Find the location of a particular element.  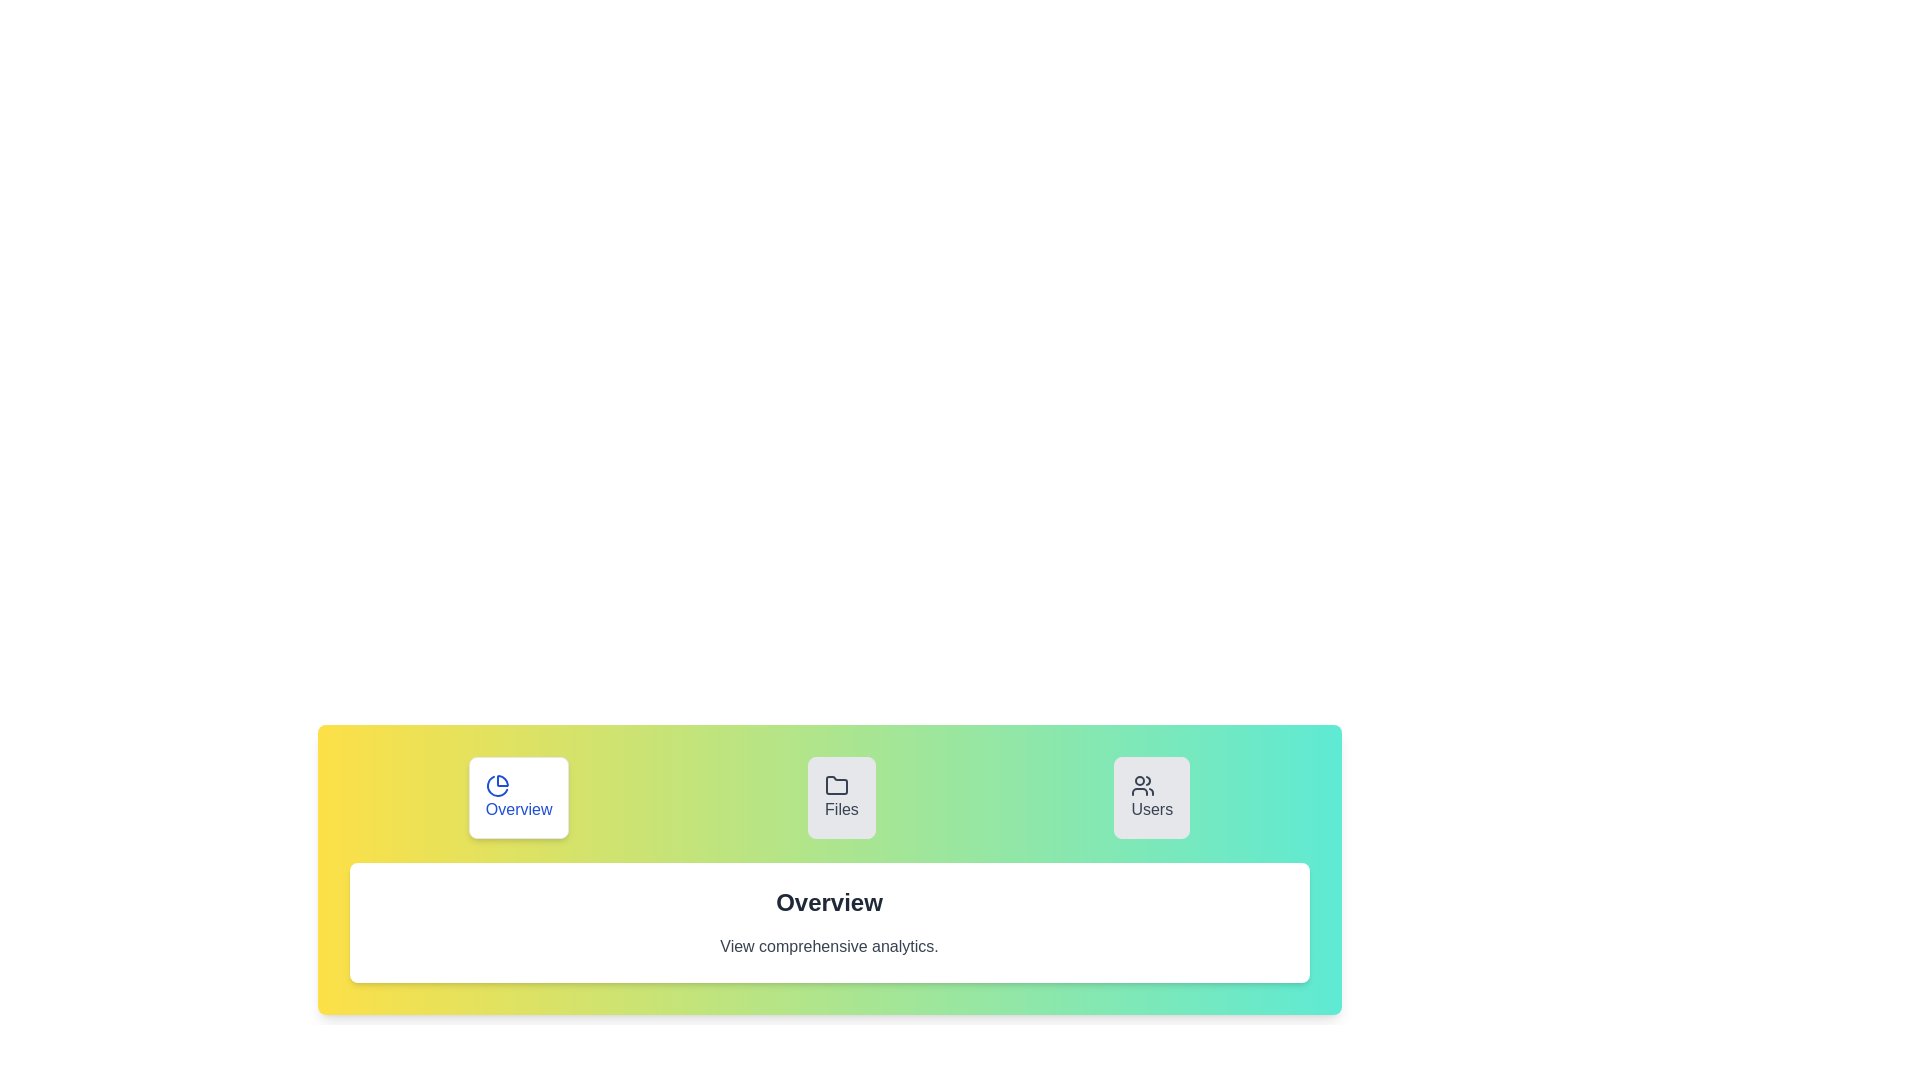

the Files tab to inspect its content is located at coordinates (840, 797).